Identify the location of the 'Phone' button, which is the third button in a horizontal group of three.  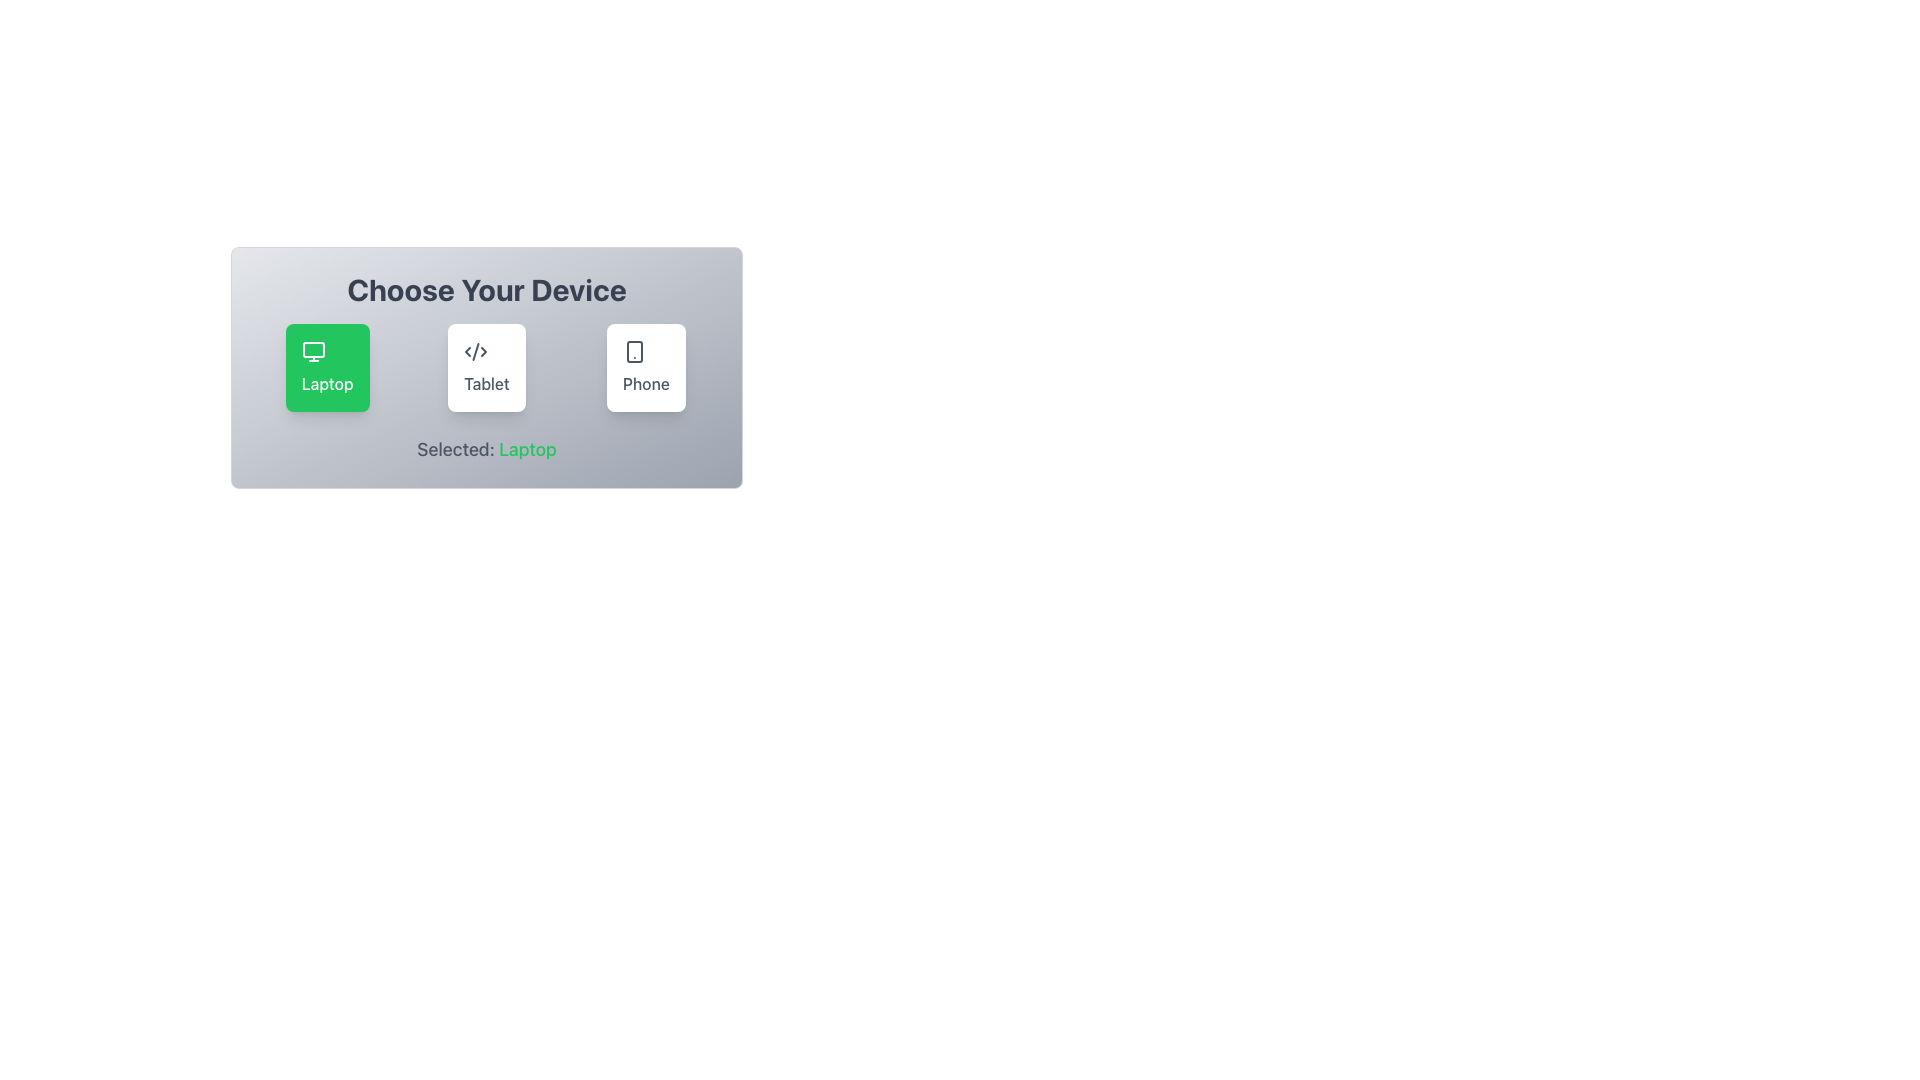
(646, 367).